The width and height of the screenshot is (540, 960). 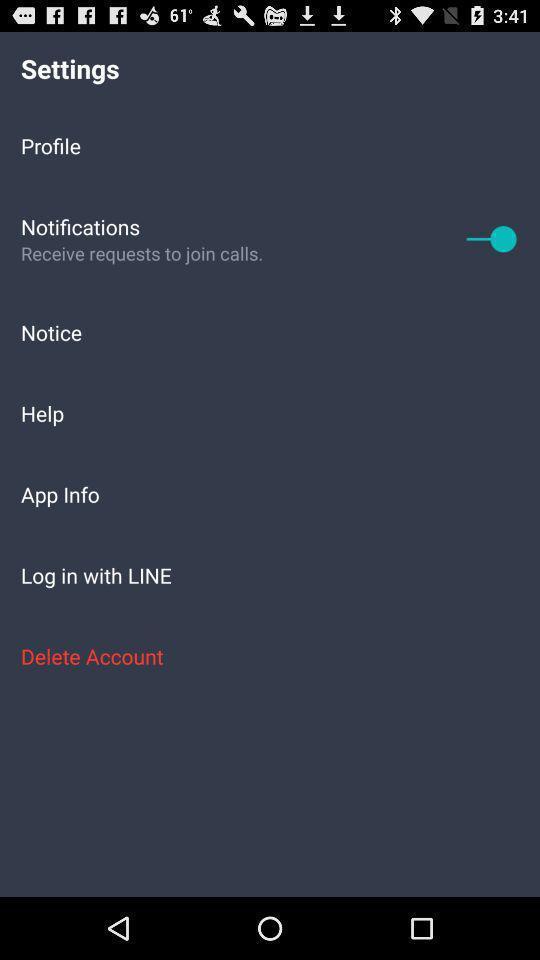 What do you see at coordinates (270, 655) in the screenshot?
I see `icon below the log in with item` at bounding box center [270, 655].